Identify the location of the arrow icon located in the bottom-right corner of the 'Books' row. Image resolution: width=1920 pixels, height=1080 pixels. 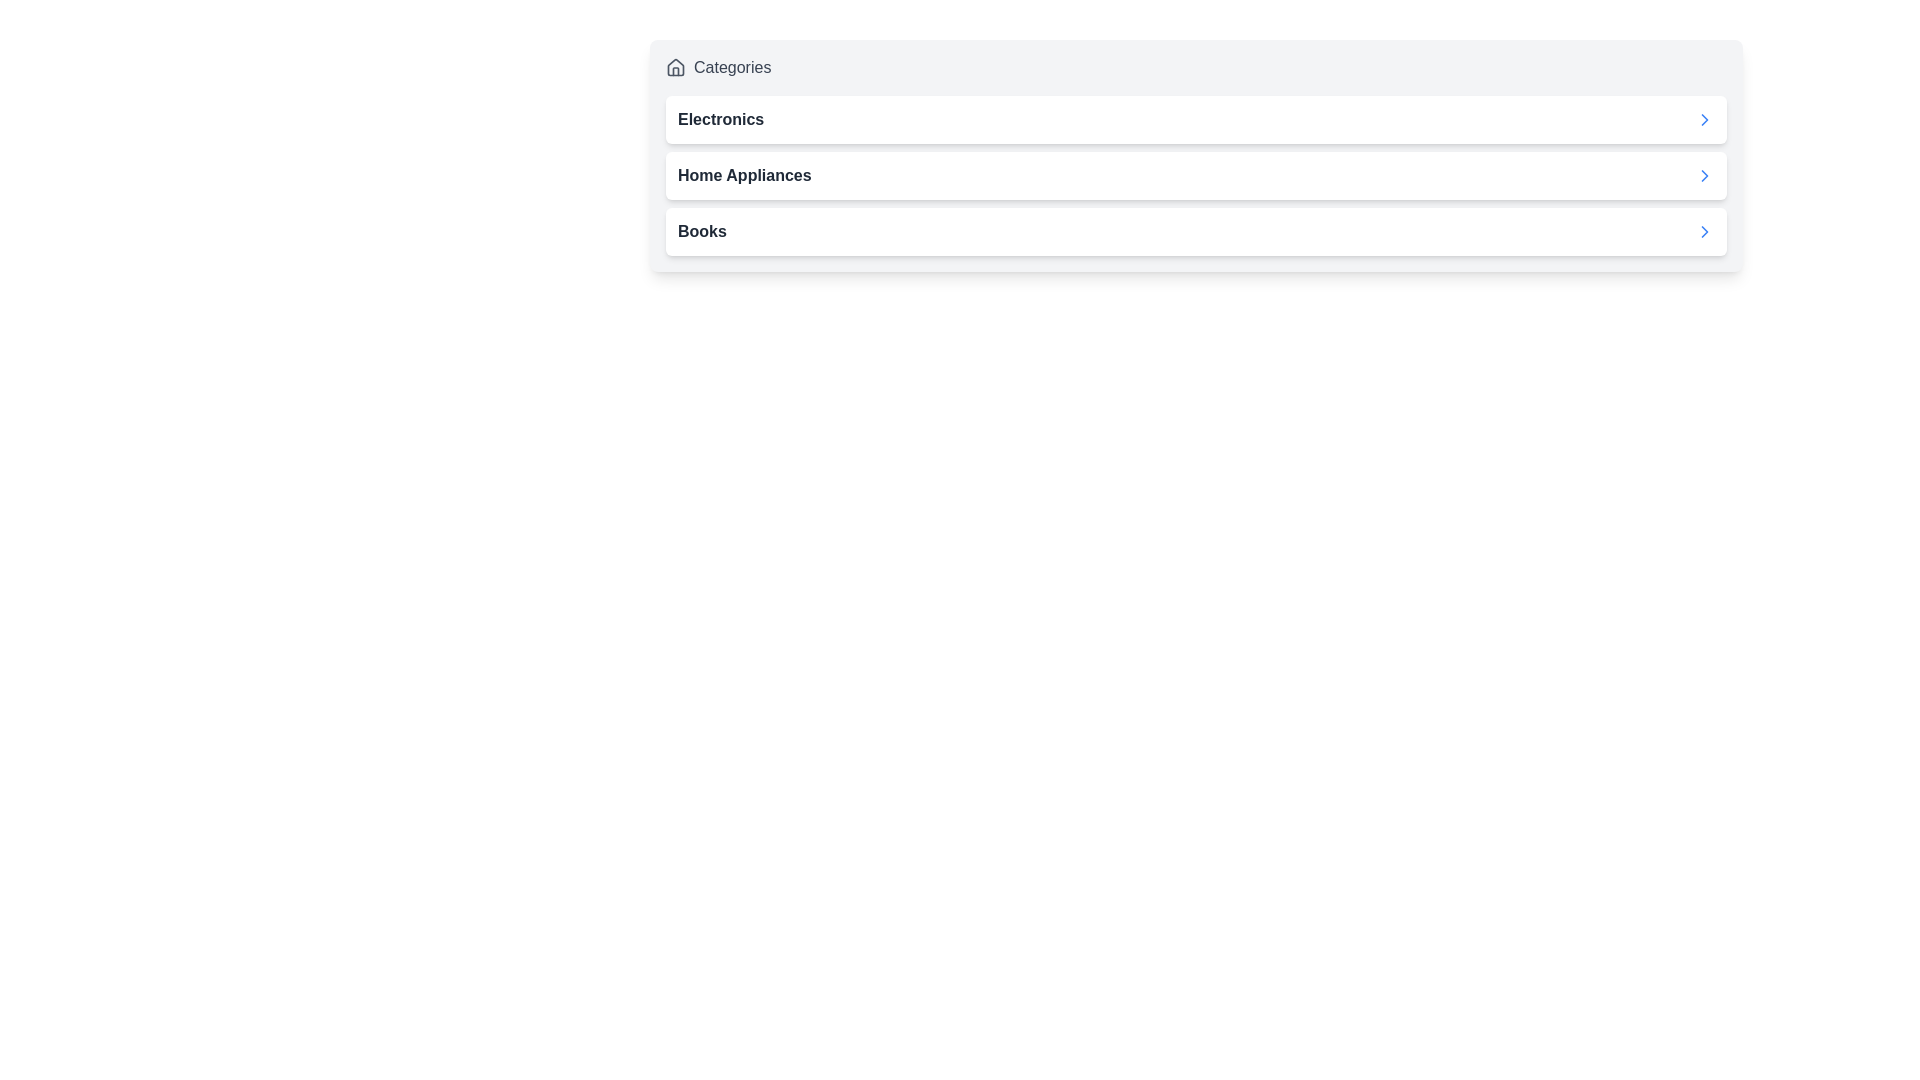
(1703, 230).